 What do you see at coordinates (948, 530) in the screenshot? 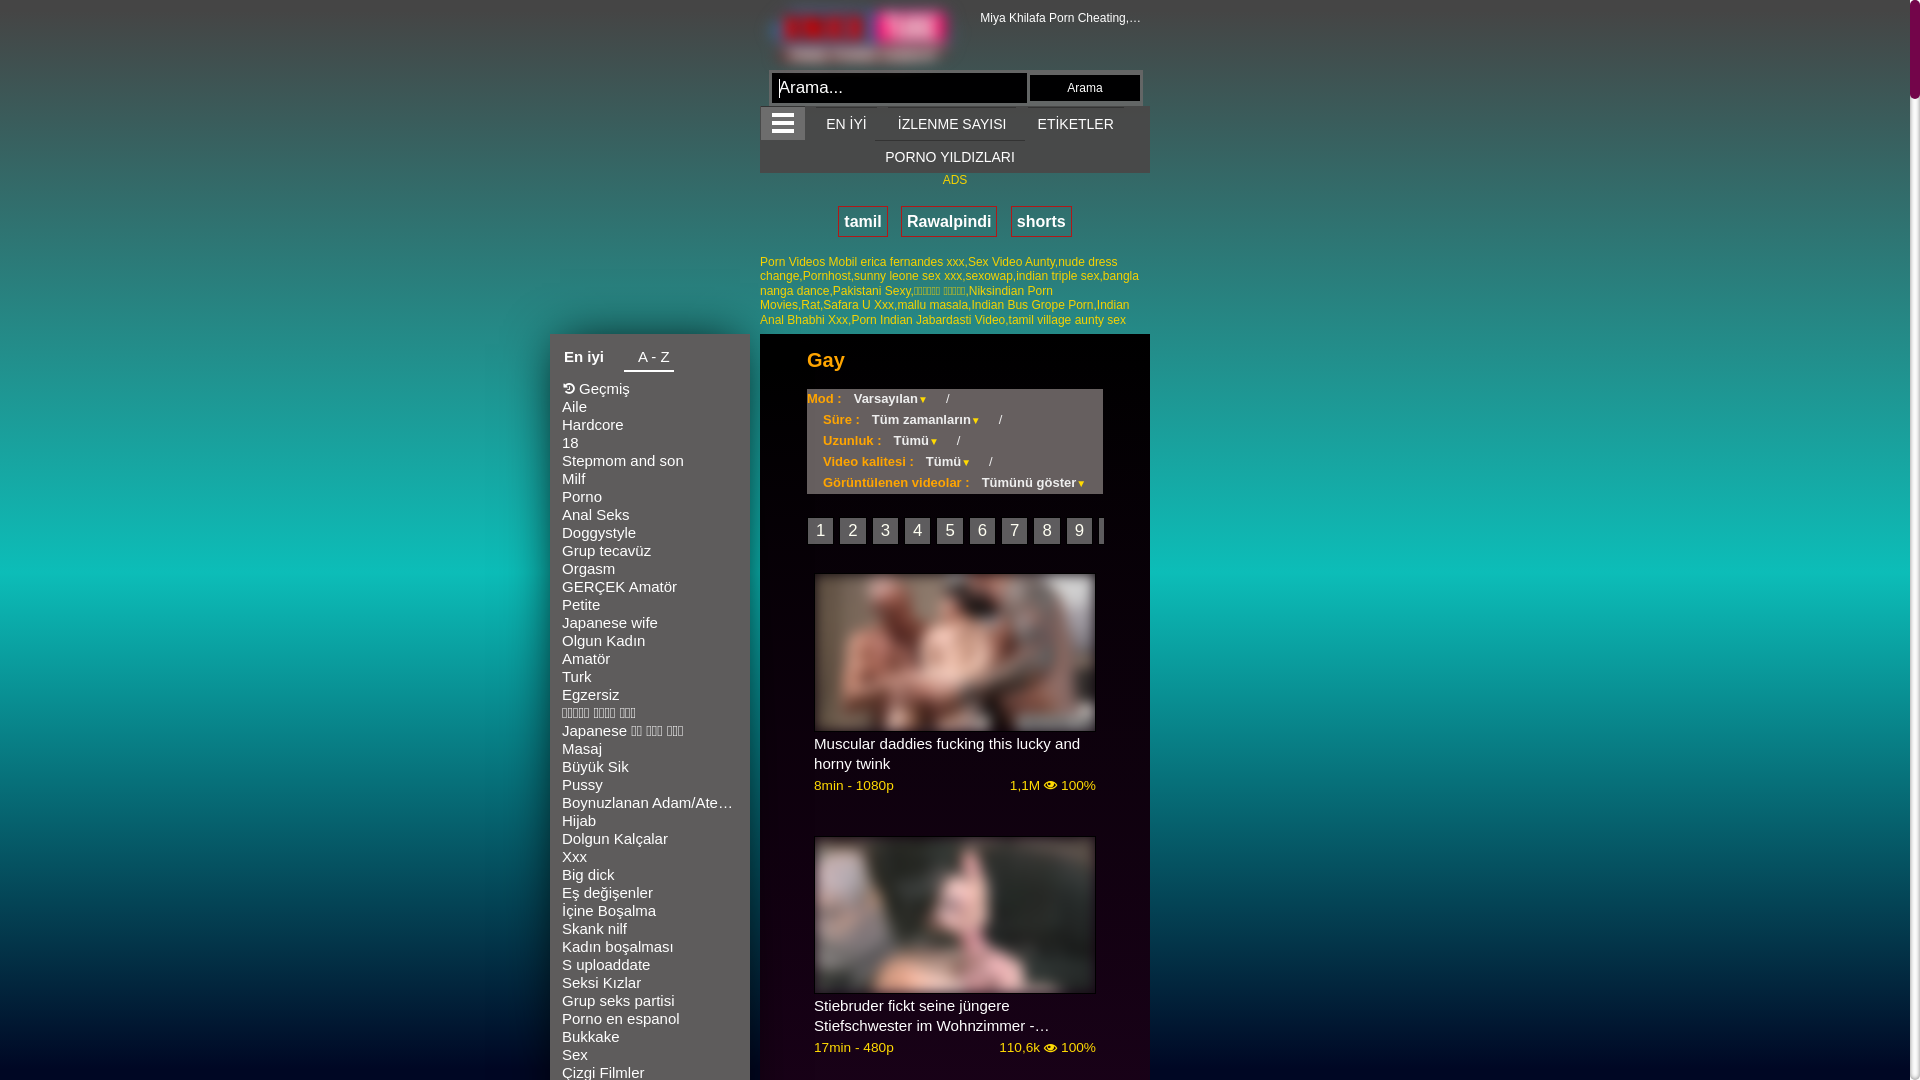
I see `'5'` at bounding box center [948, 530].